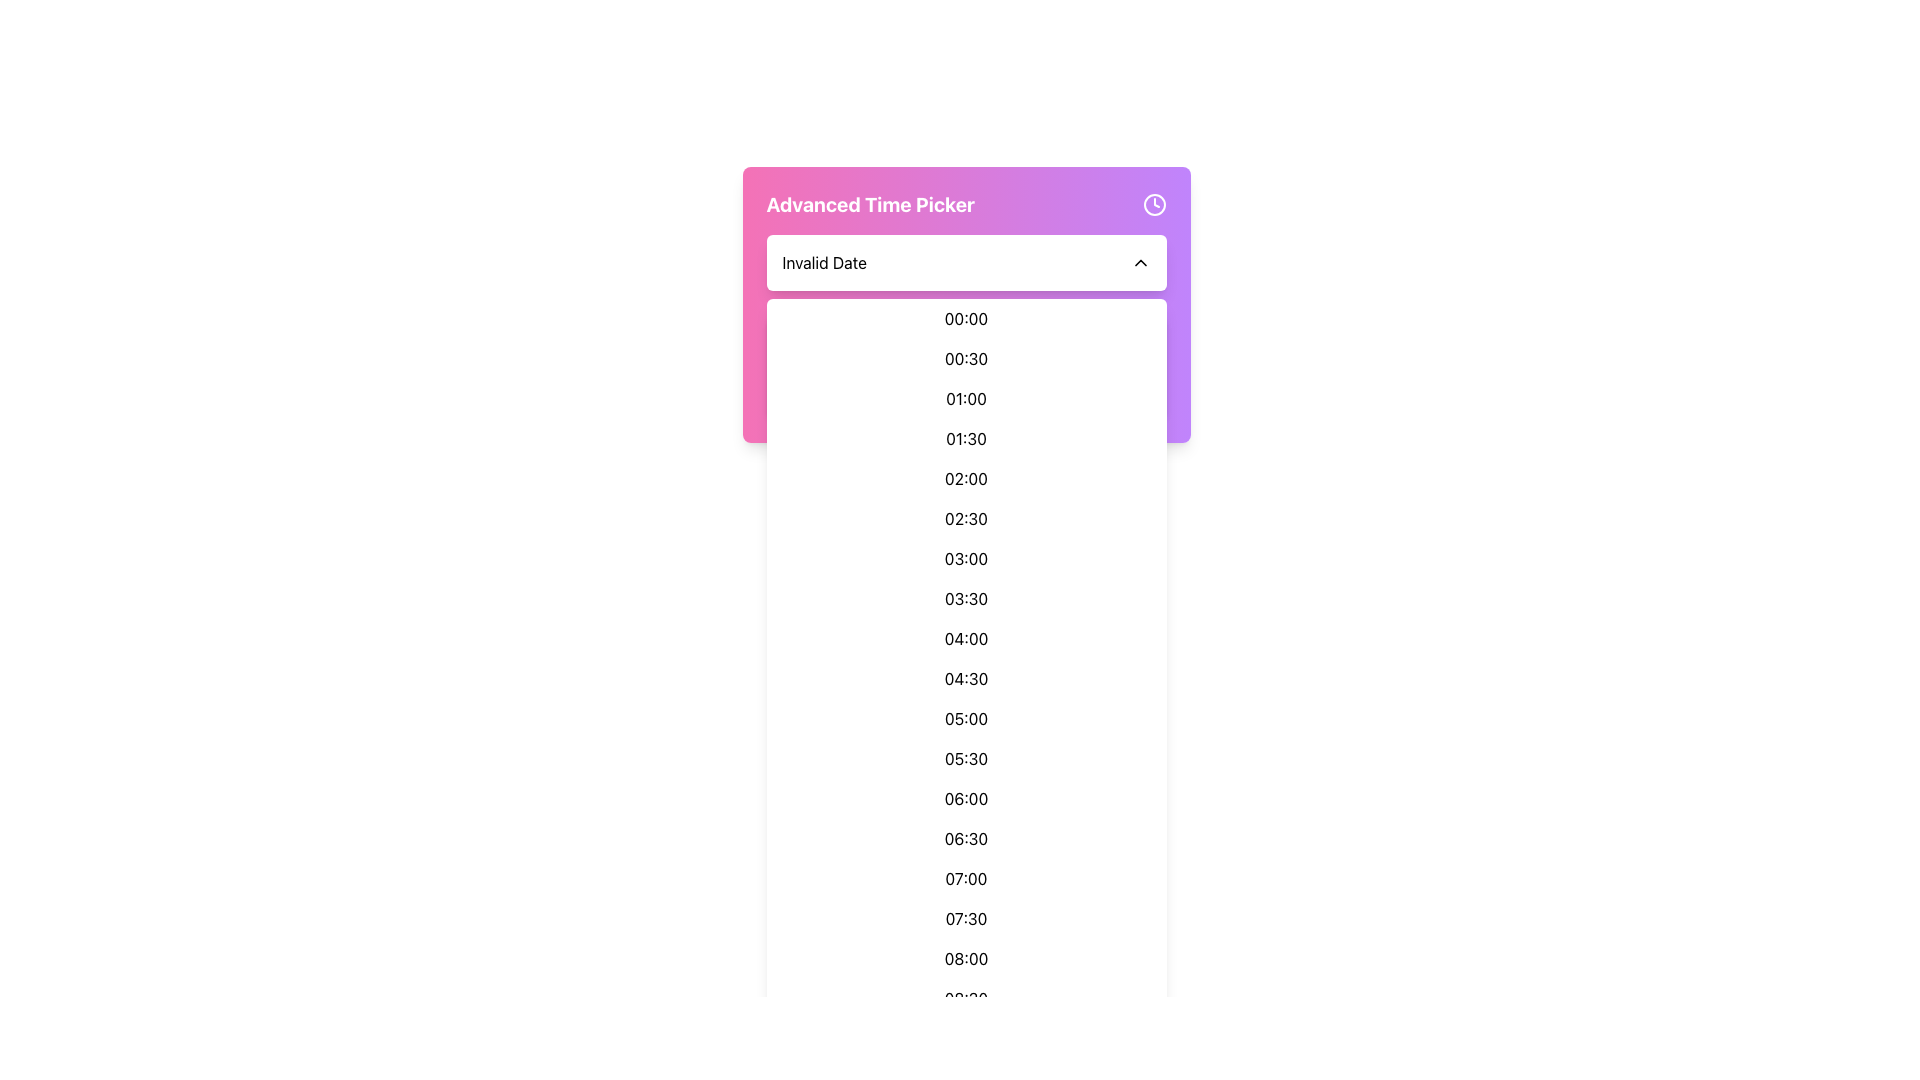  What do you see at coordinates (966, 677) in the screenshot?
I see `the 10th time option in the dropdown menu that is positioned between '04:00' and '05:00'` at bounding box center [966, 677].